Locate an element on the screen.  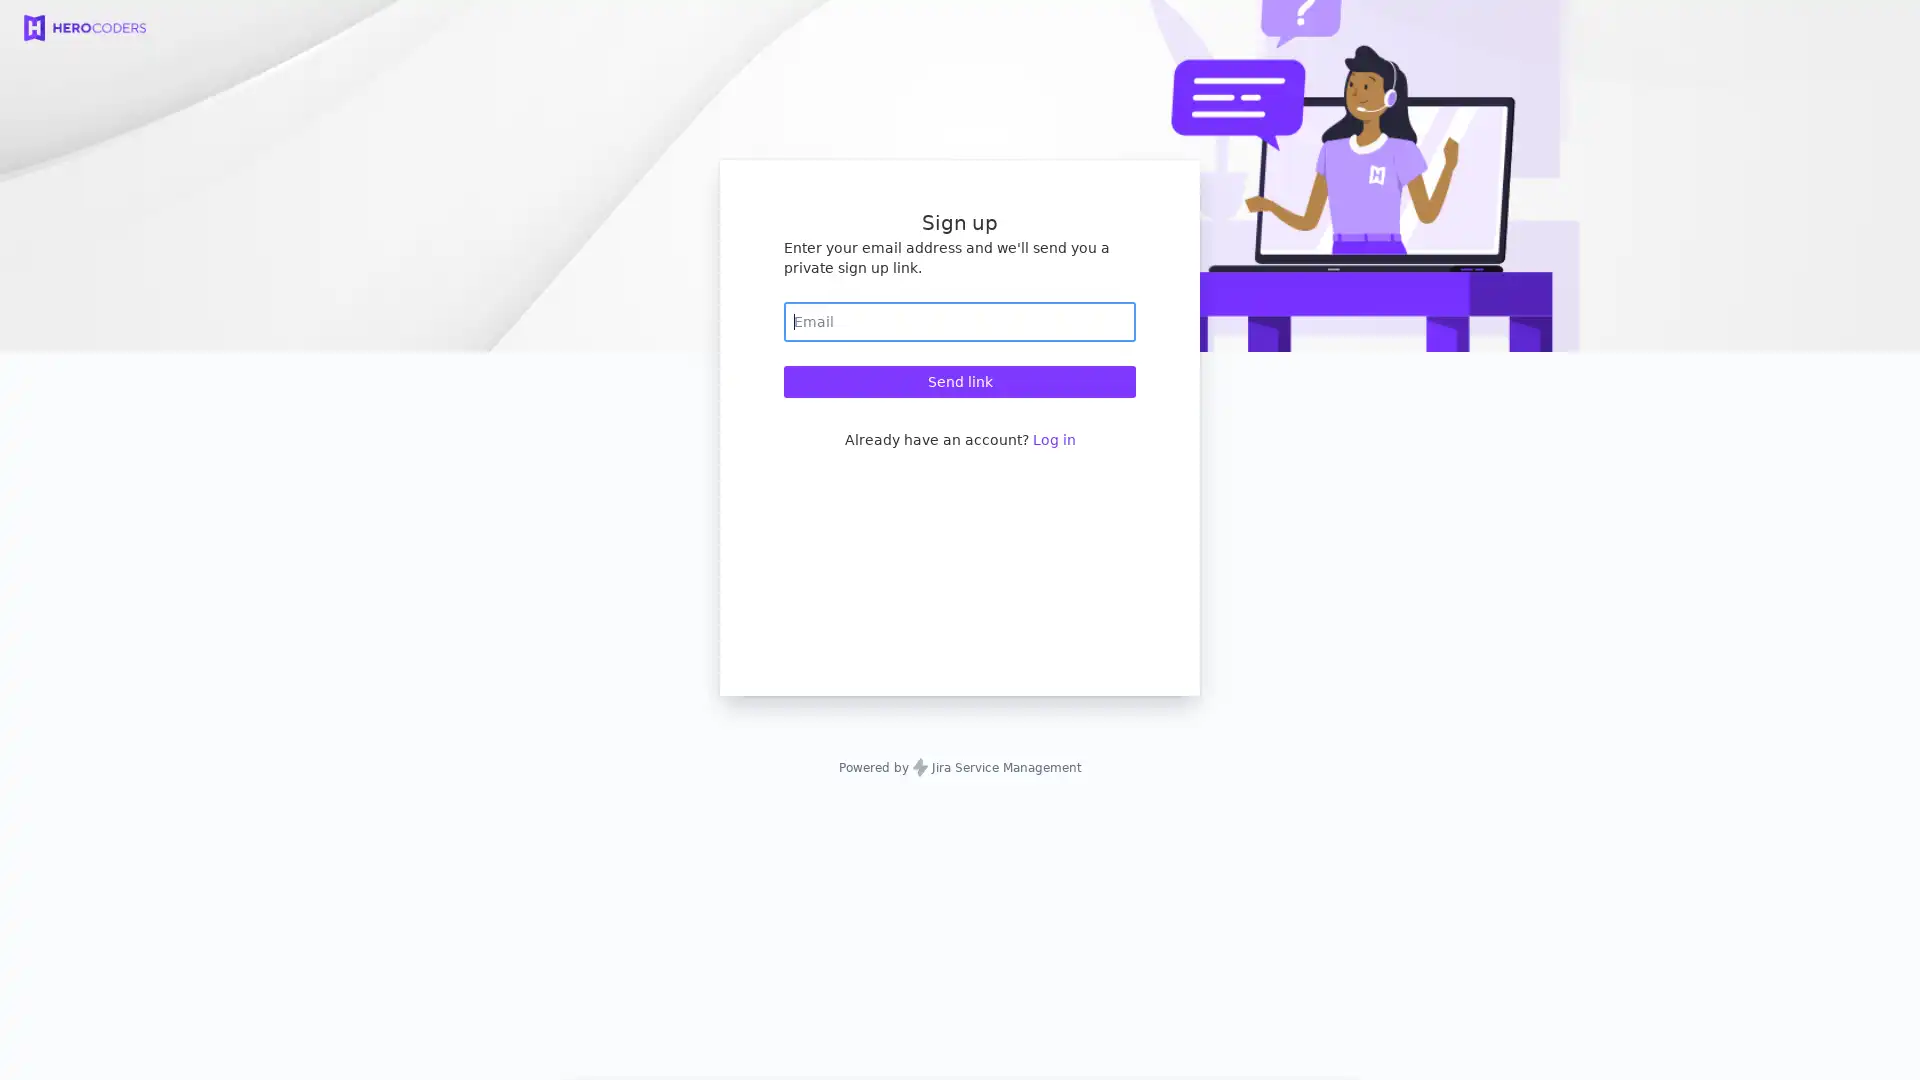
Send link is located at coordinates (960, 381).